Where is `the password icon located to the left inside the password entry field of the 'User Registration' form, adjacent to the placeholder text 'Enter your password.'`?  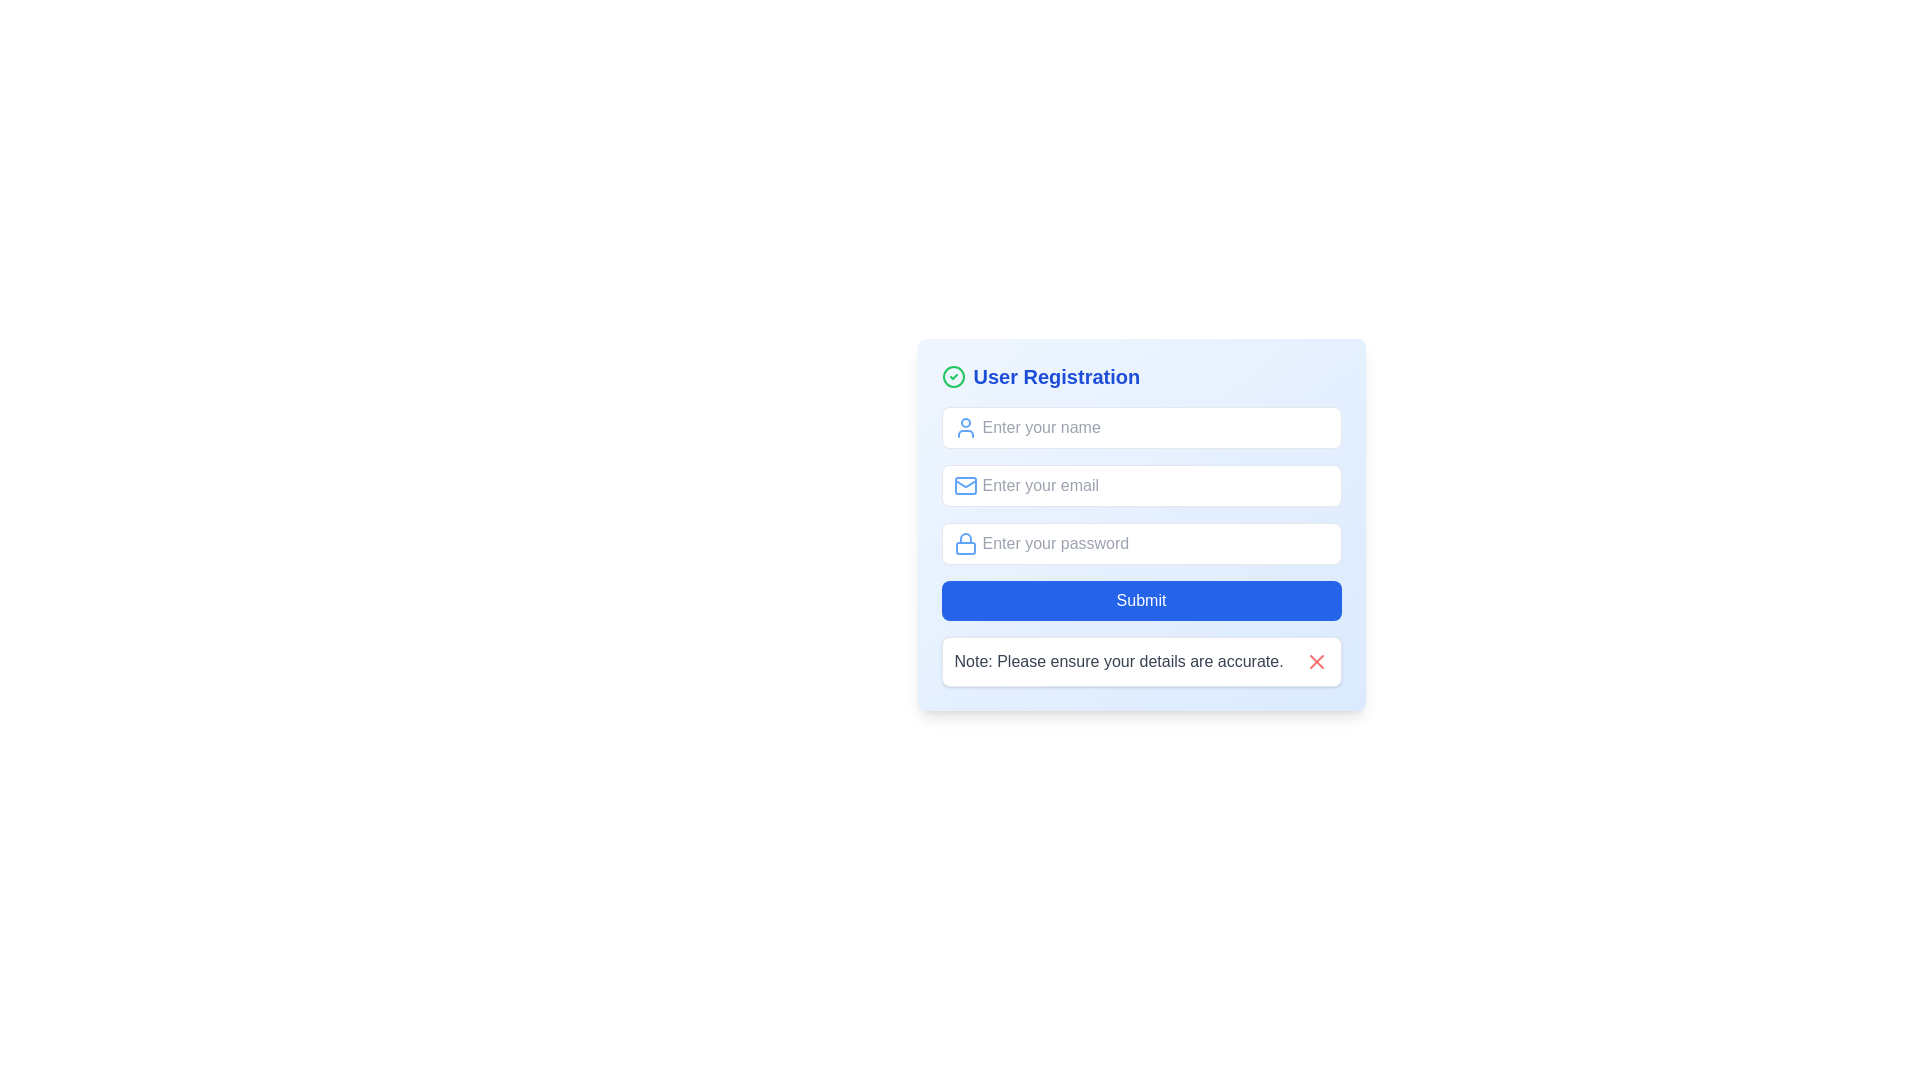 the password icon located to the left inside the password entry field of the 'User Registration' form, adjacent to the placeholder text 'Enter your password.' is located at coordinates (965, 543).